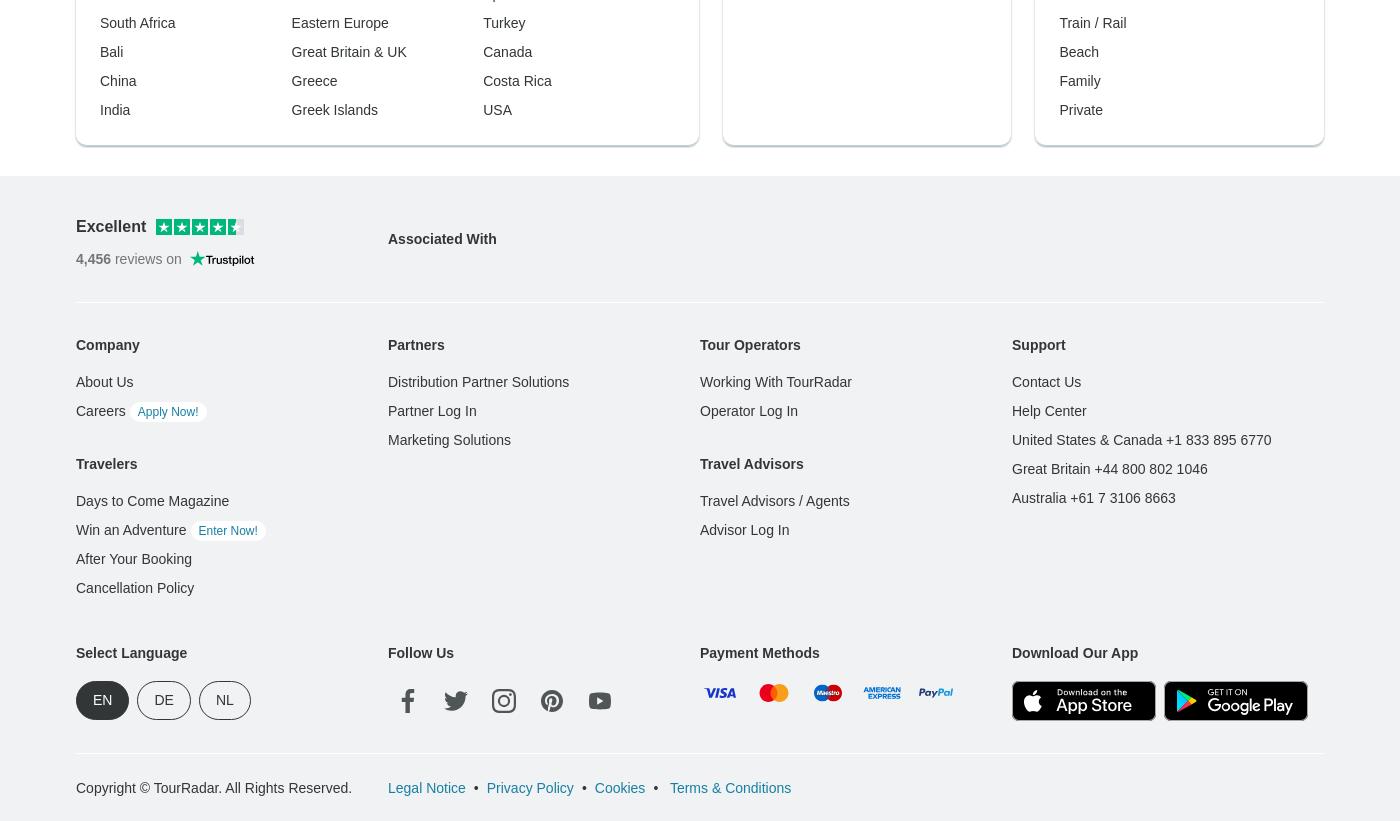 The height and width of the screenshot is (821, 1400). I want to click on 'Legal Notice', so click(426, 464).